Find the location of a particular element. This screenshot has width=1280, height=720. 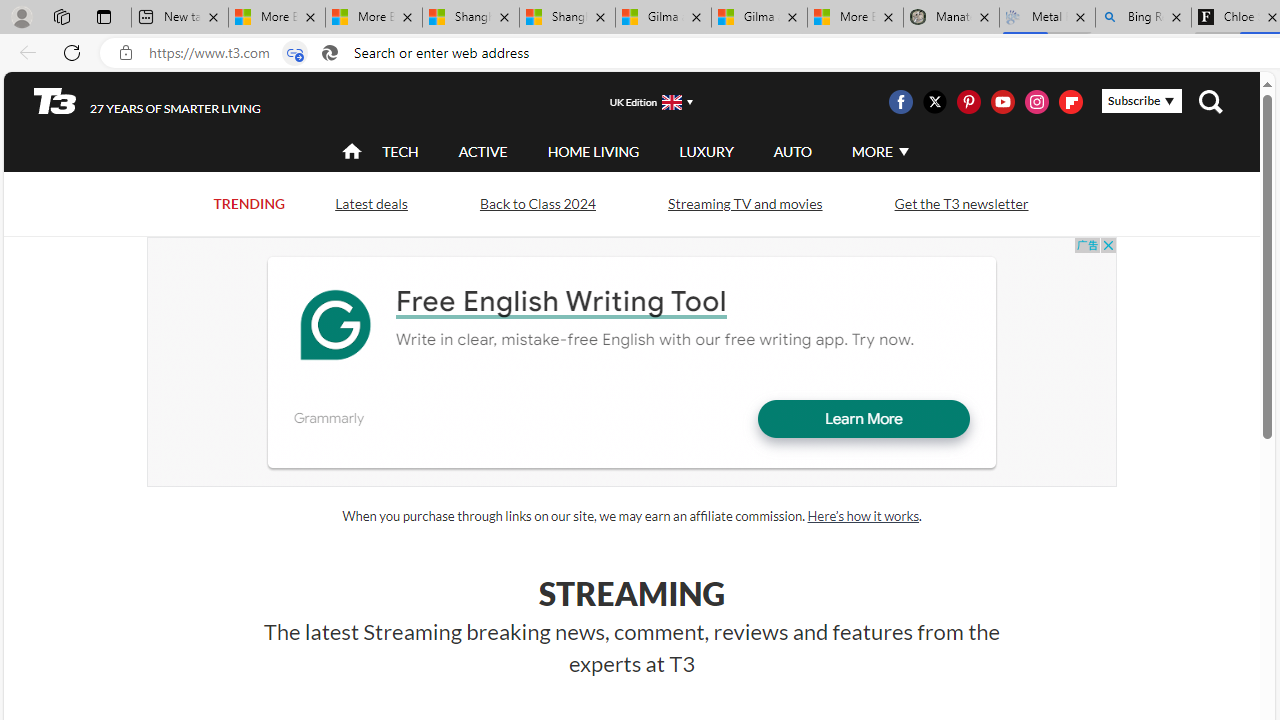

'Visit us on Instagram' is located at coordinates (1037, 101).